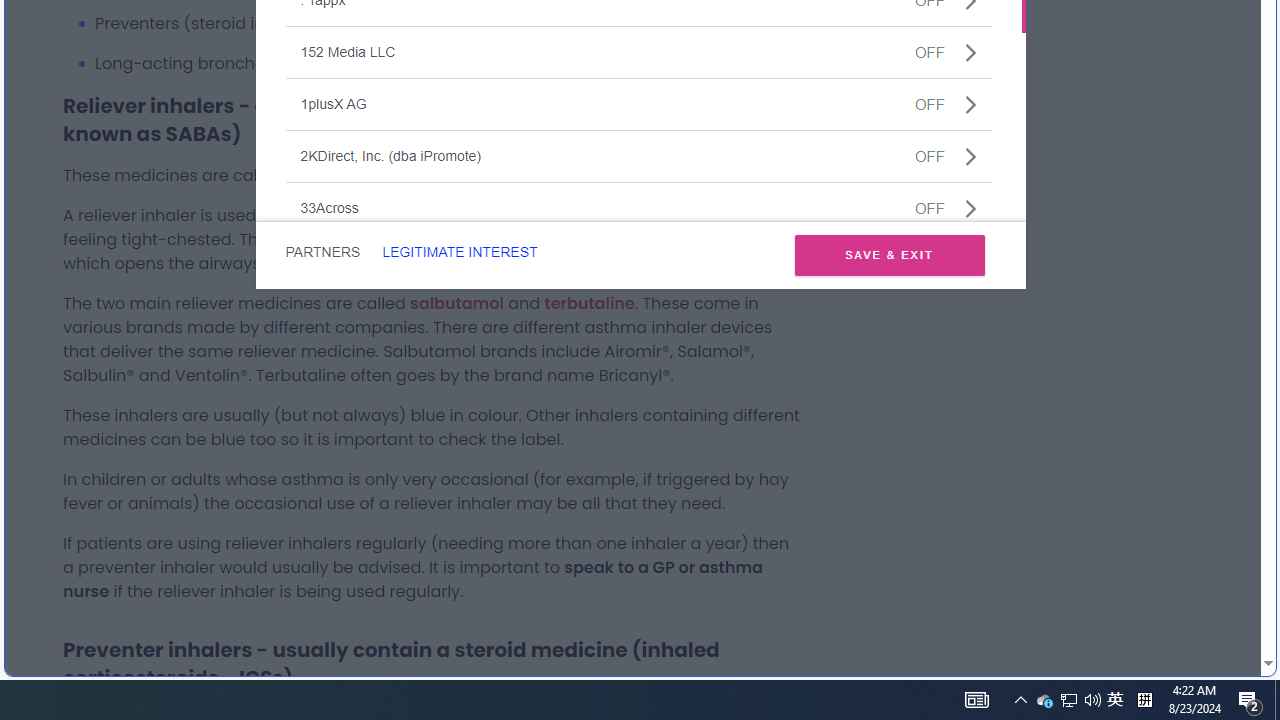 Image resolution: width=1280 pixels, height=720 pixels. Describe the element at coordinates (970, 208) in the screenshot. I see `'Class: css-jswnc6'` at that location.